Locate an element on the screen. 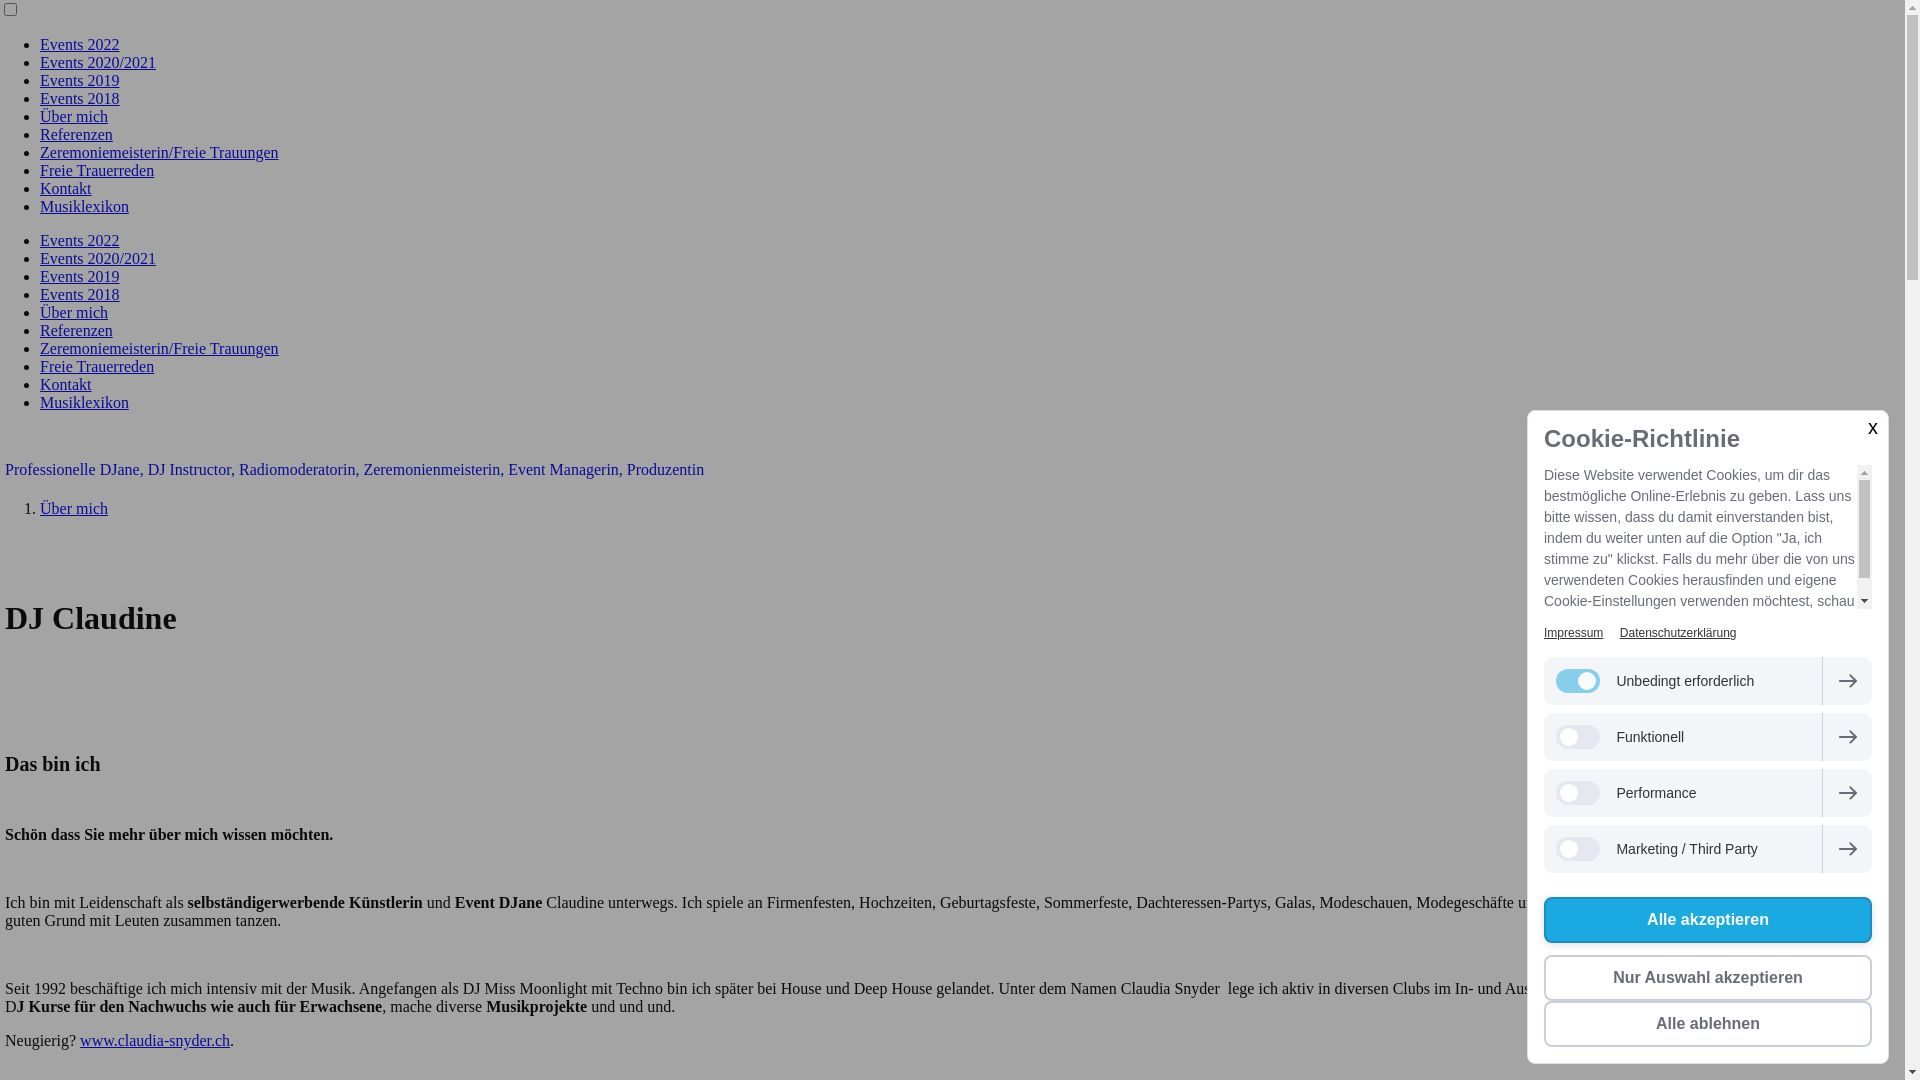  'Alle akzeptieren' is located at coordinates (1543, 920).